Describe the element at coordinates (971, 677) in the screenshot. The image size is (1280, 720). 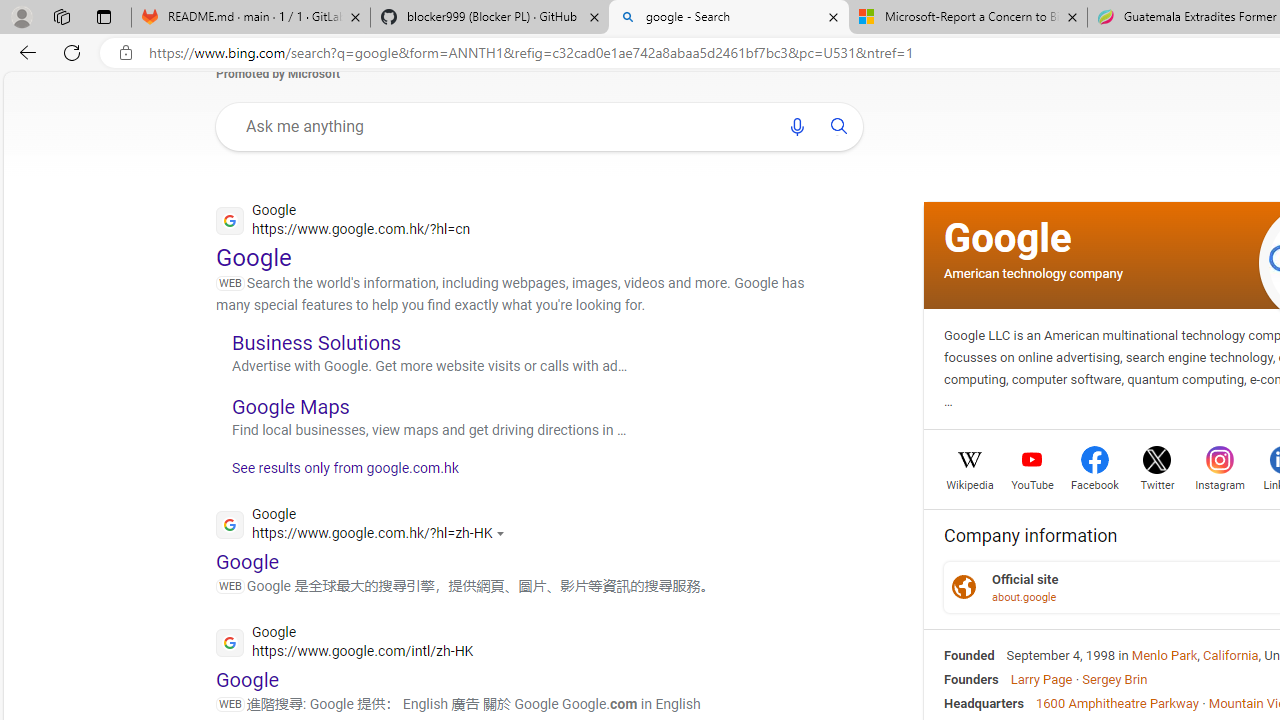
I see `'Founders'` at that location.